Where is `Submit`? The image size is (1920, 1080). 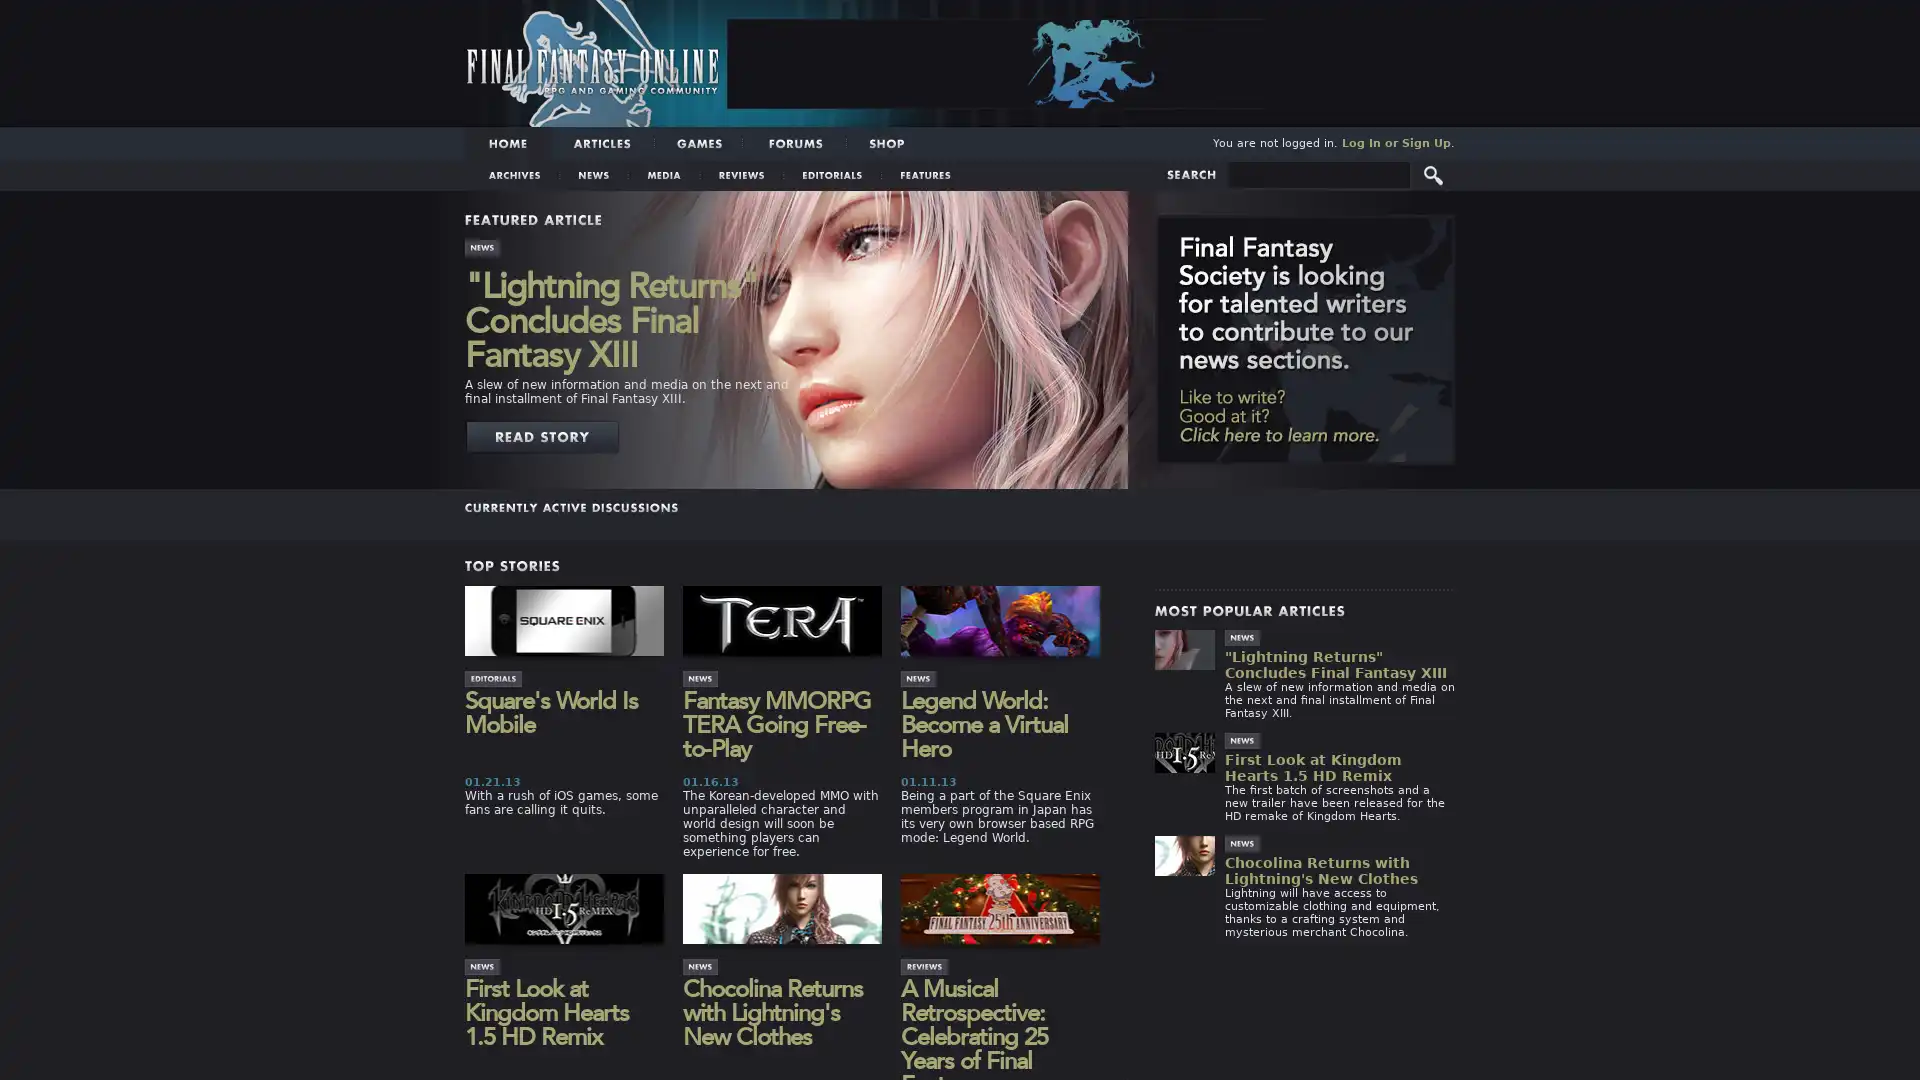
Submit is located at coordinates (1432, 173).